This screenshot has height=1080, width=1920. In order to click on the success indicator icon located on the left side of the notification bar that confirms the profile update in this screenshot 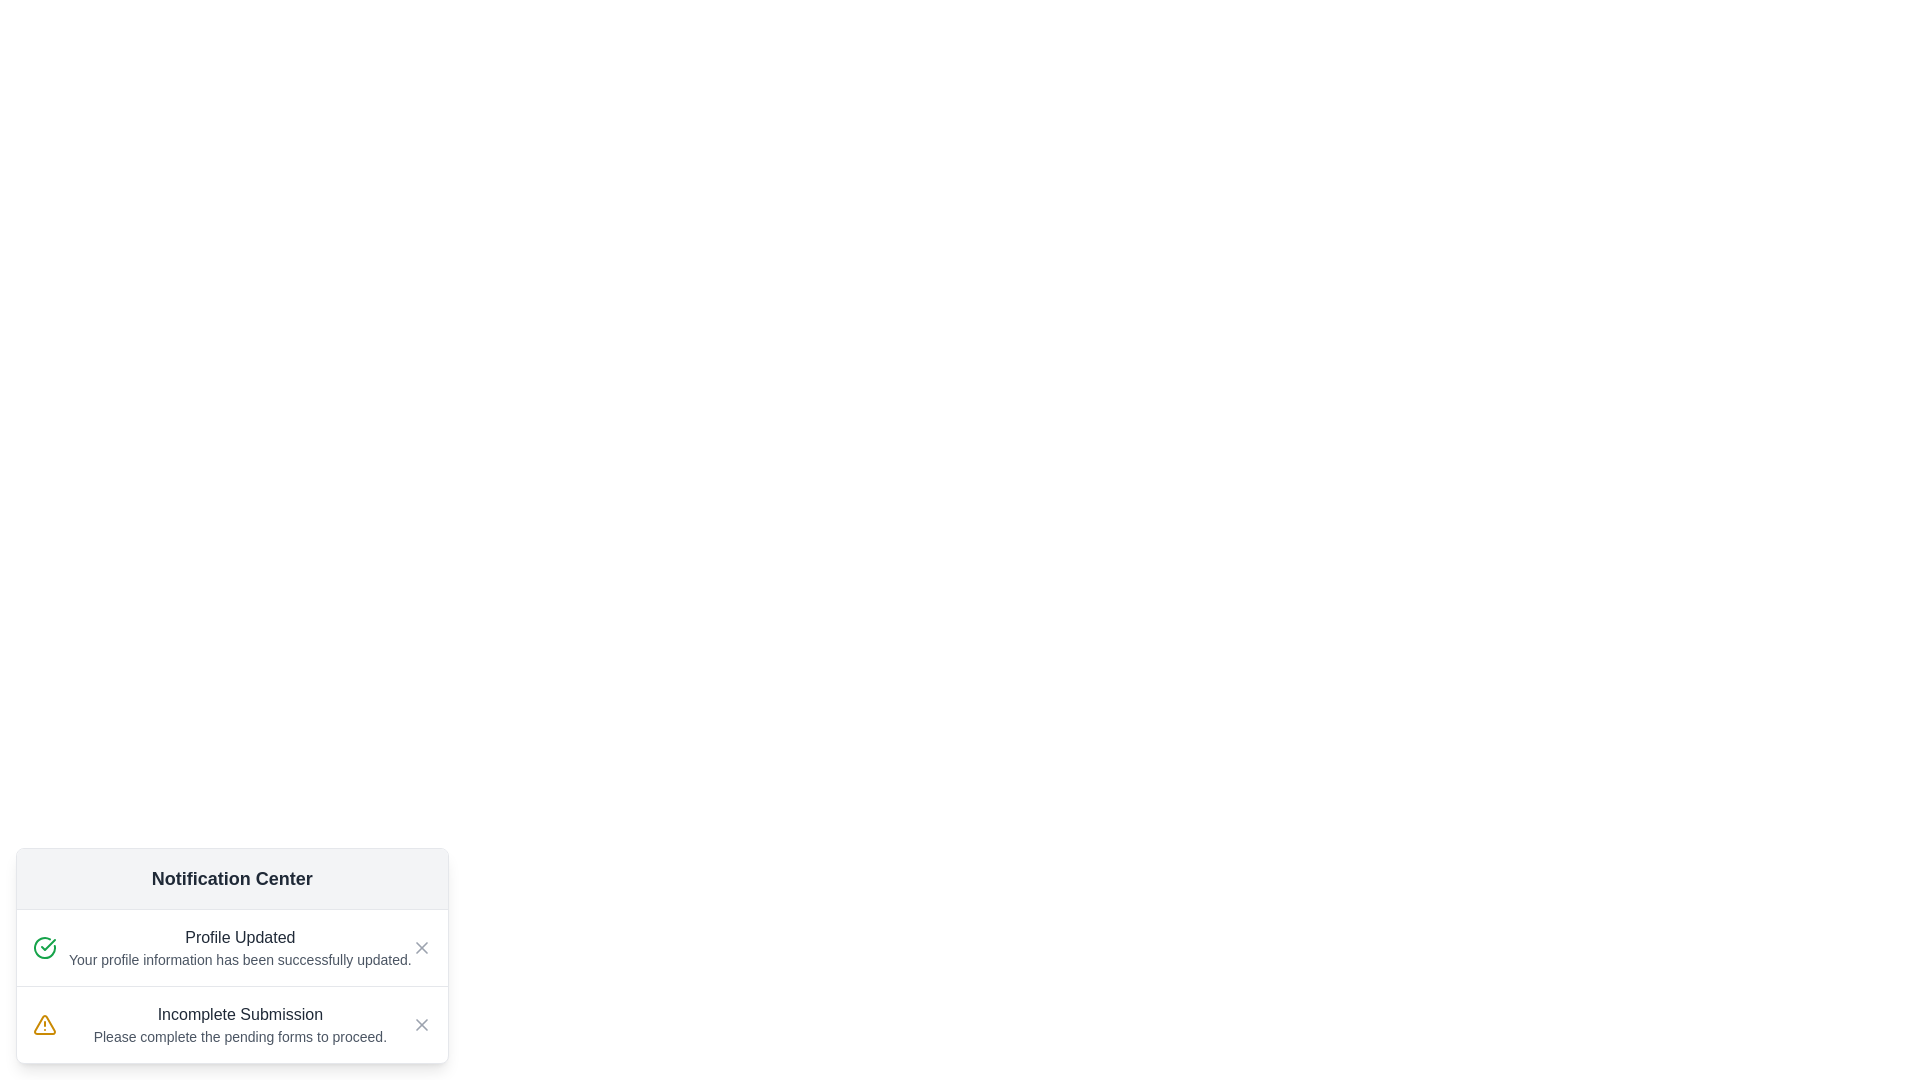, I will do `click(44, 947)`.